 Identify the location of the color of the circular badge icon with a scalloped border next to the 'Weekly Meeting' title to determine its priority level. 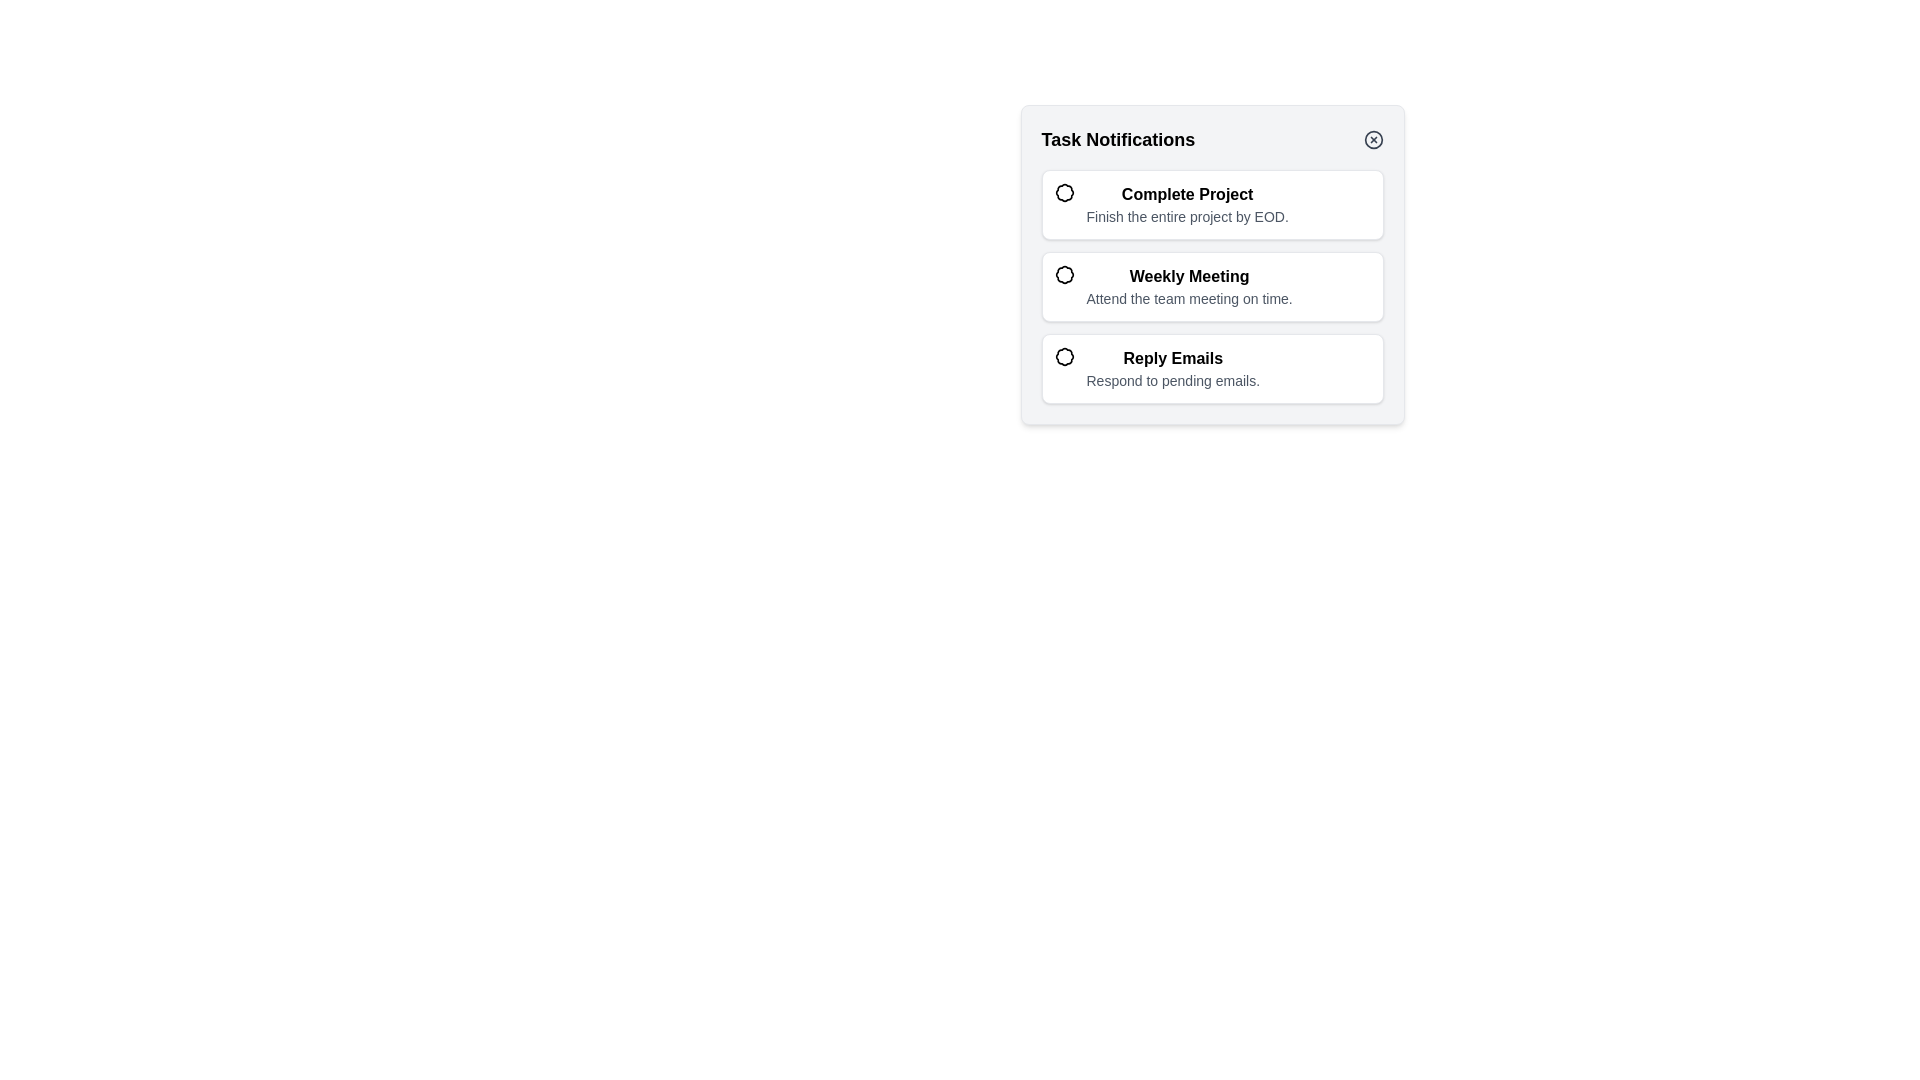
(1063, 274).